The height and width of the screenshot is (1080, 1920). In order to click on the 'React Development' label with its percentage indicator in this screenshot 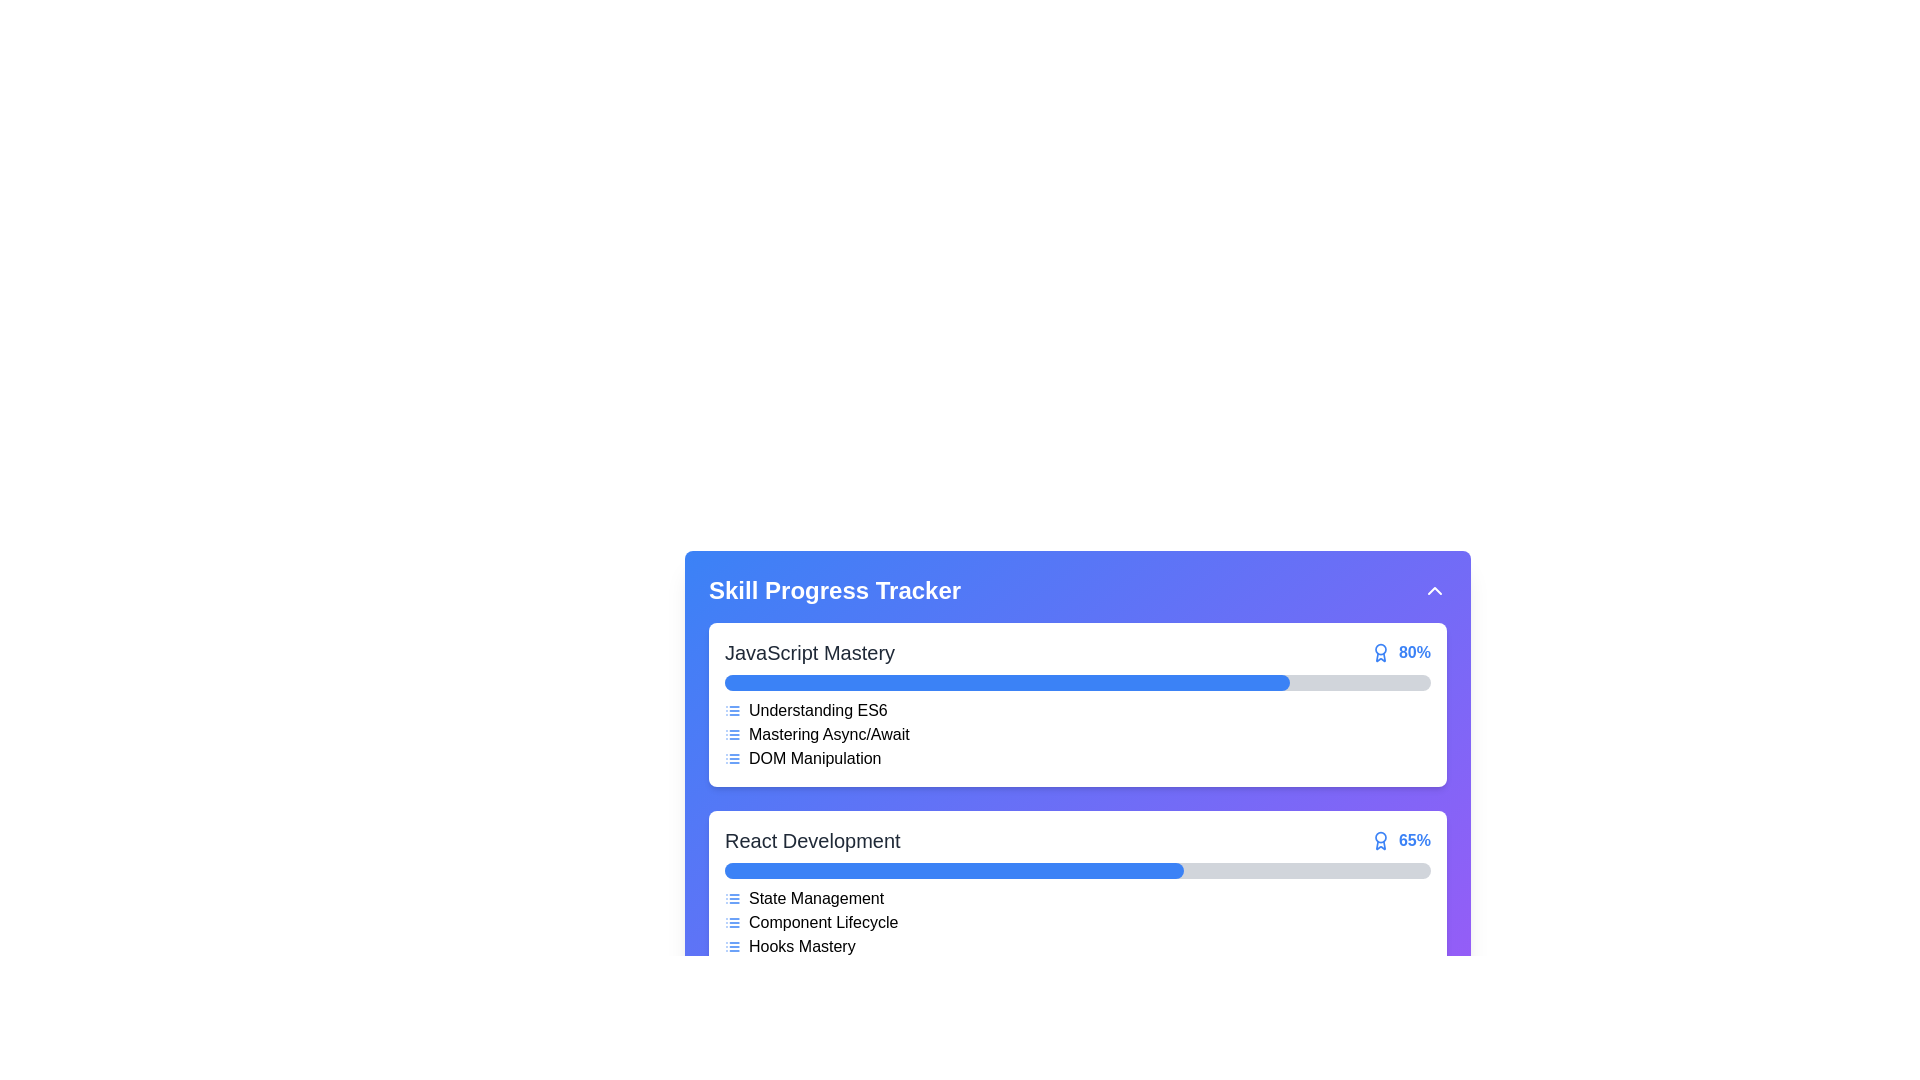, I will do `click(1077, 840)`.